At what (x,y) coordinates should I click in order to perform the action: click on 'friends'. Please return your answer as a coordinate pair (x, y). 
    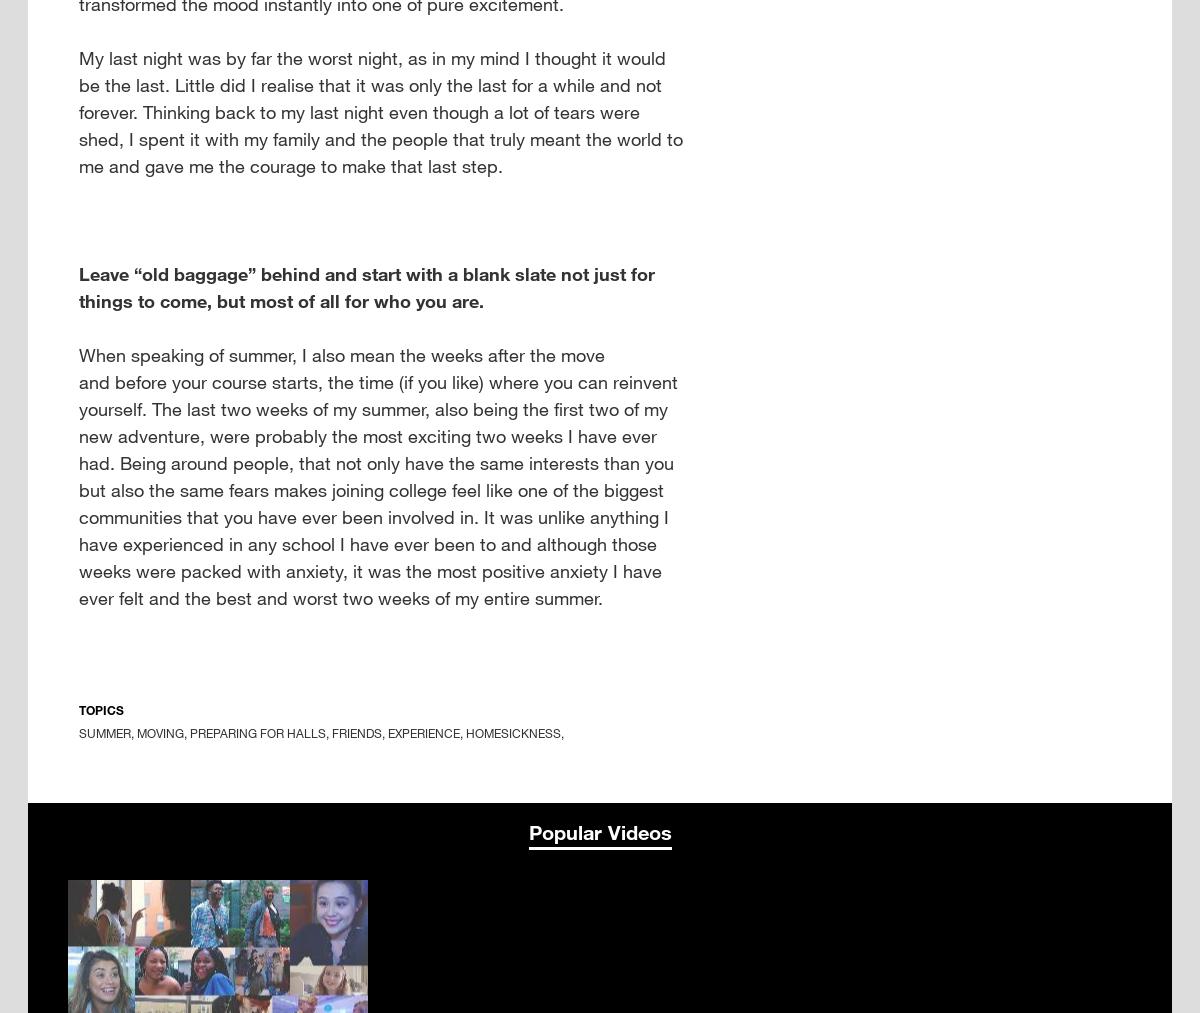
    Looking at the image, I should click on (357, 733).